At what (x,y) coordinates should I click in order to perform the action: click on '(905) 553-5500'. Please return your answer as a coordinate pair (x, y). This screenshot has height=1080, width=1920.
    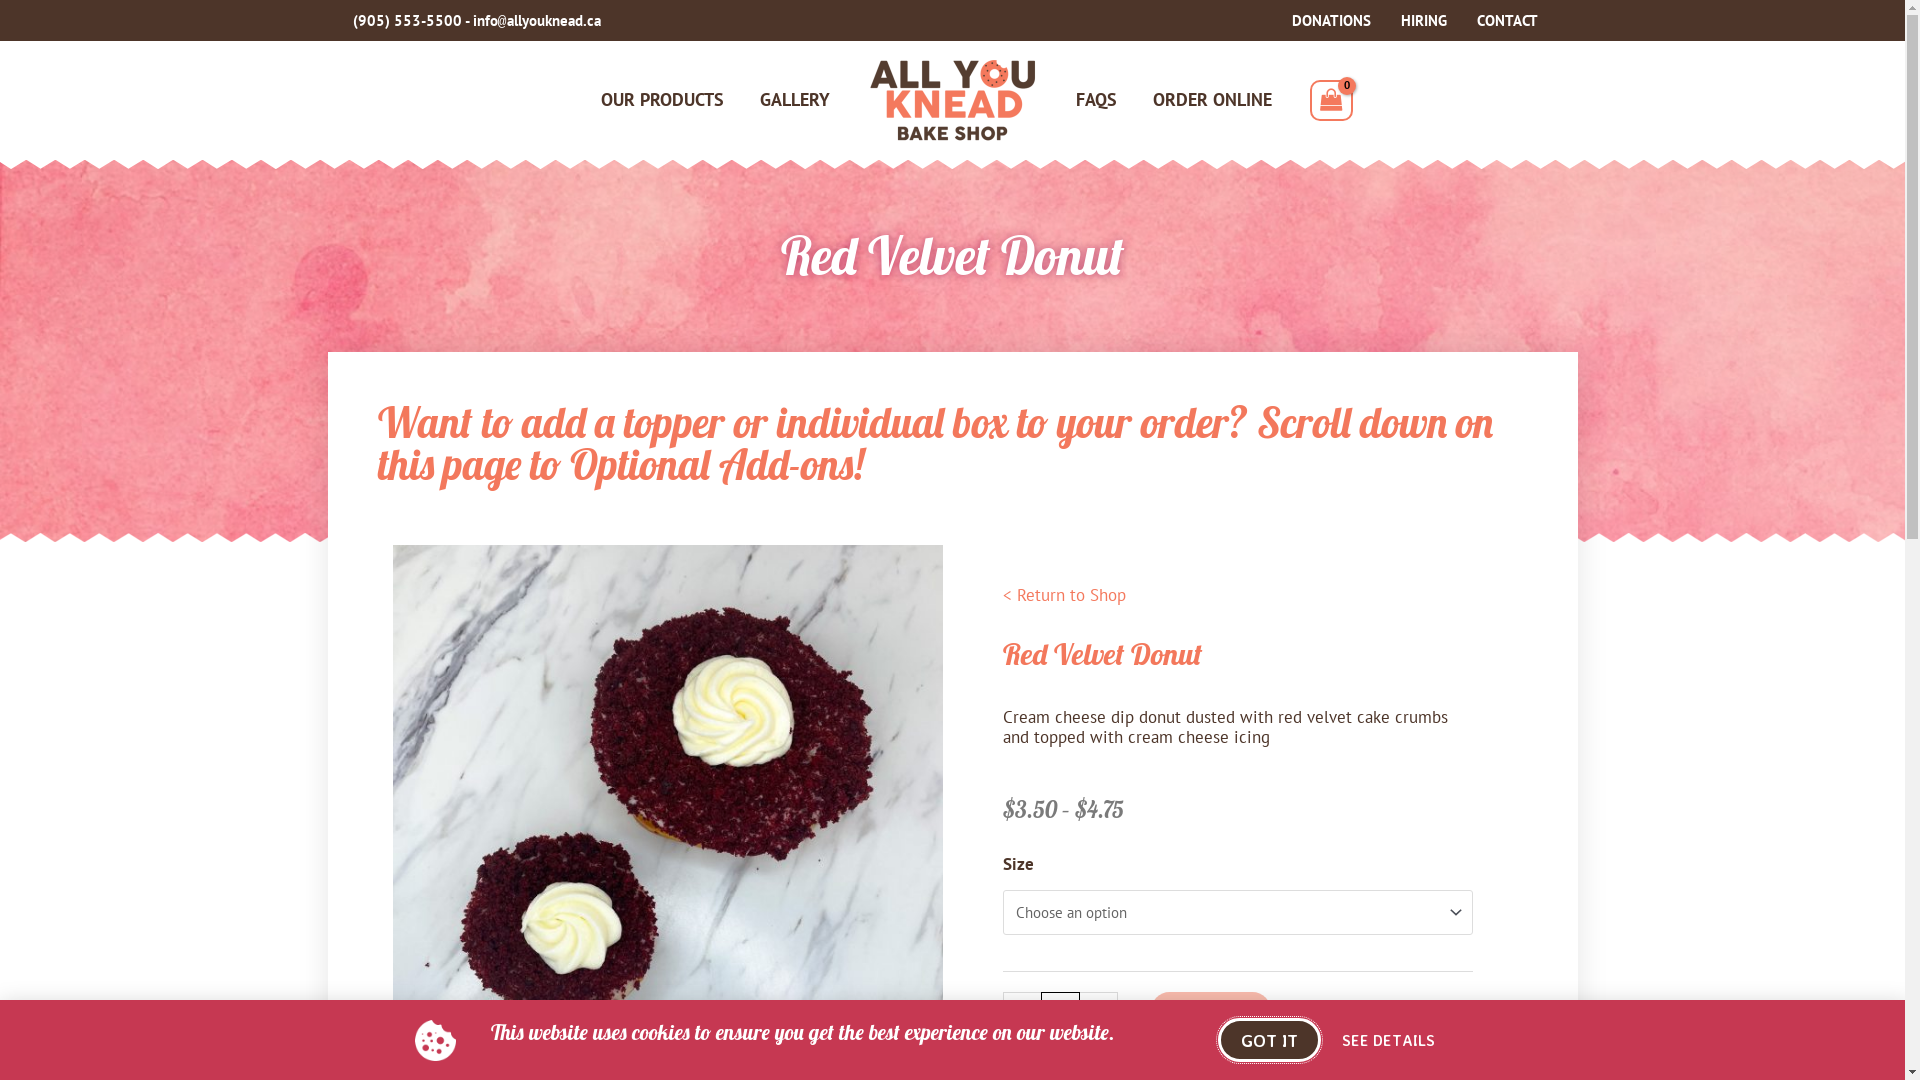
    Looking at the image, I should click on (351, 20).